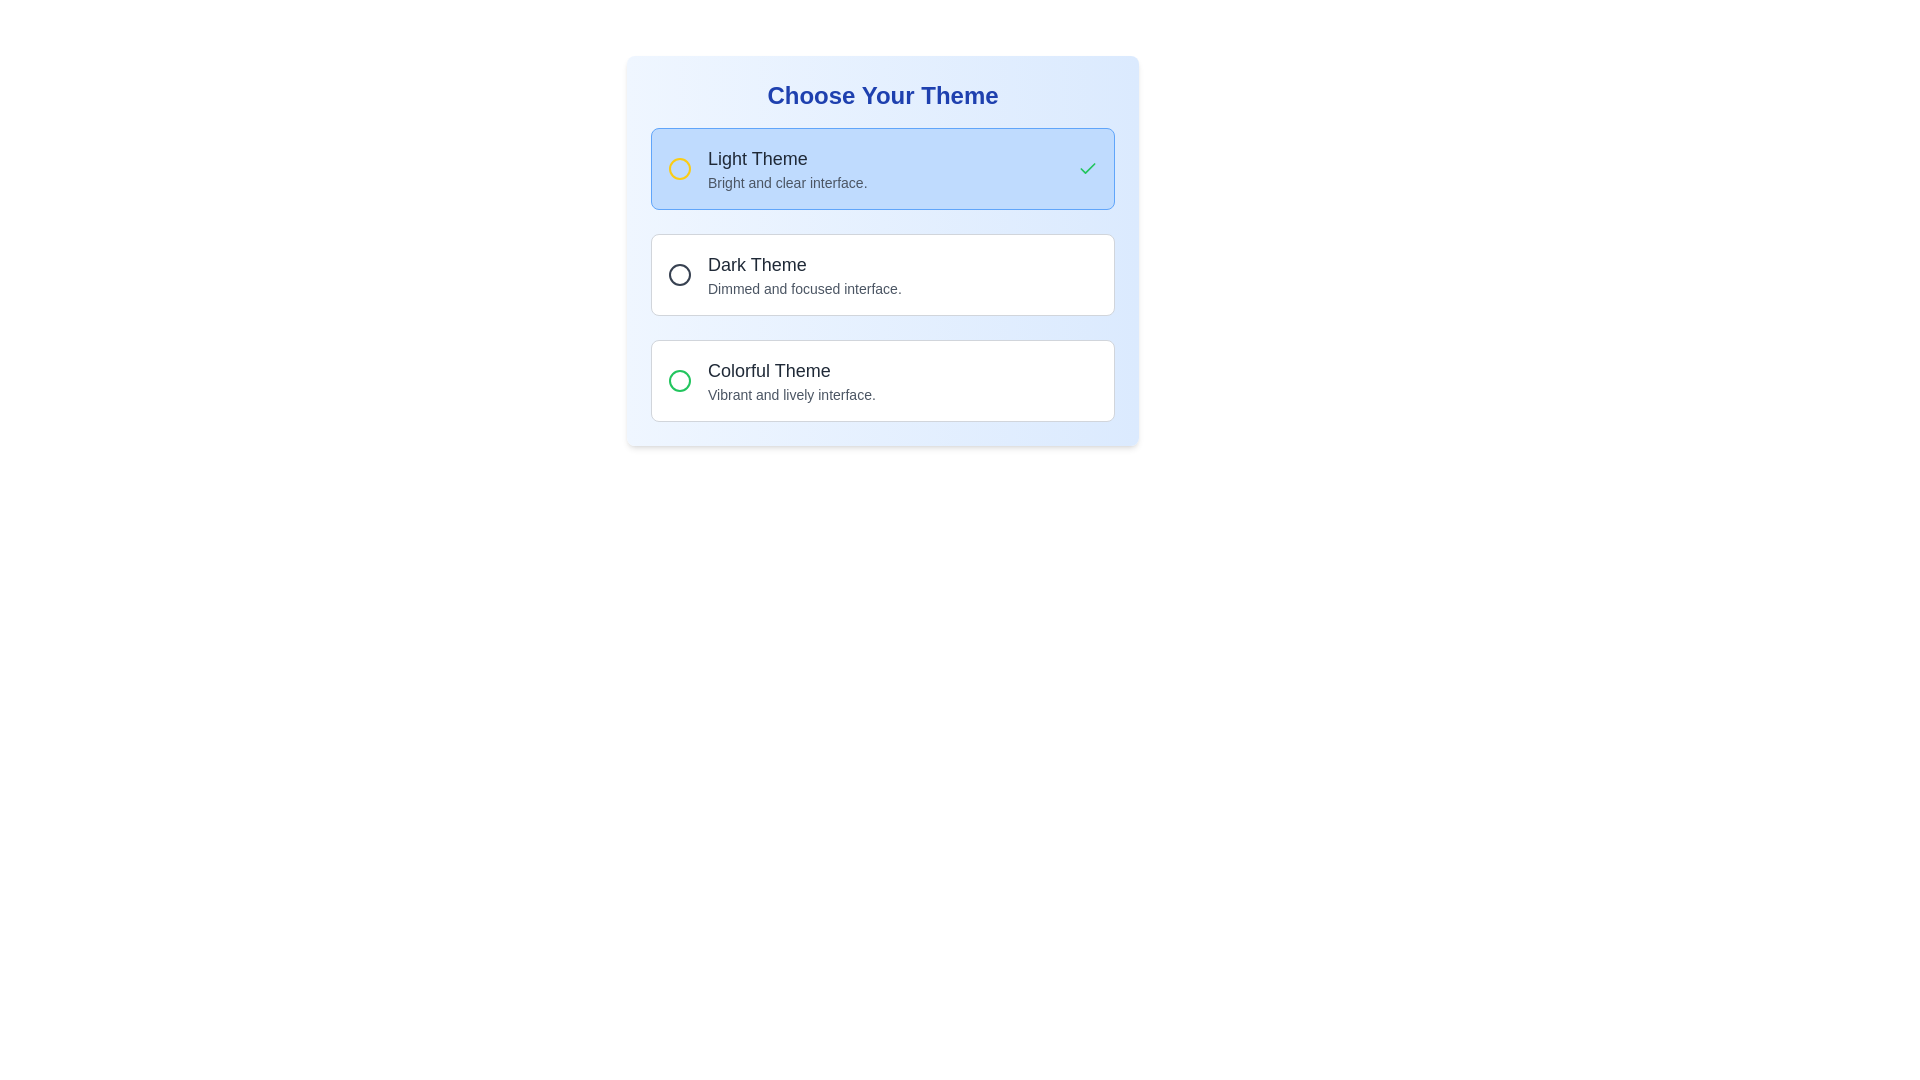 The image size is (1920, 1080). What do you see at coordinates (804, 289) in the screenshot?
I see `descriptive text displayed below the 'Dark Theme' option in the 'Choose Your Theme' selection interface` at bounding box center [804, 289].